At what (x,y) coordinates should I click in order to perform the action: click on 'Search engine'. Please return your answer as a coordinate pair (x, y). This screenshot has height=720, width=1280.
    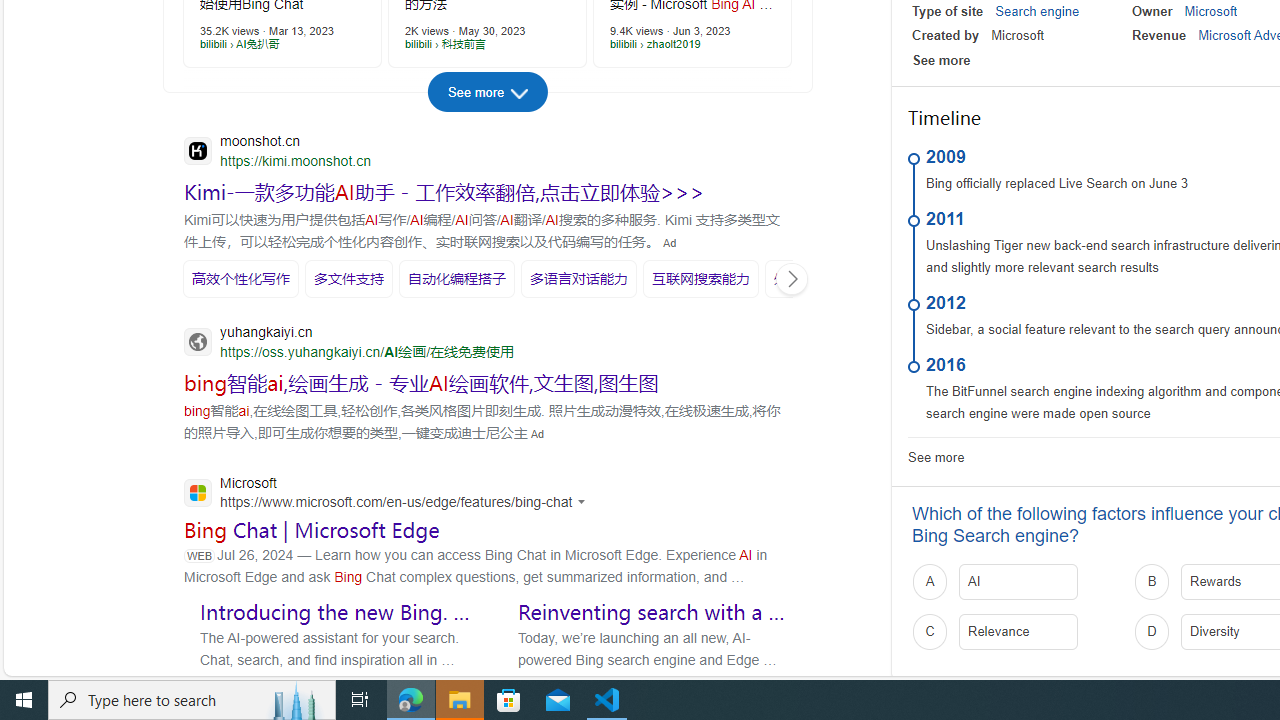
    Looking at the image, I should click on (1037, 11).